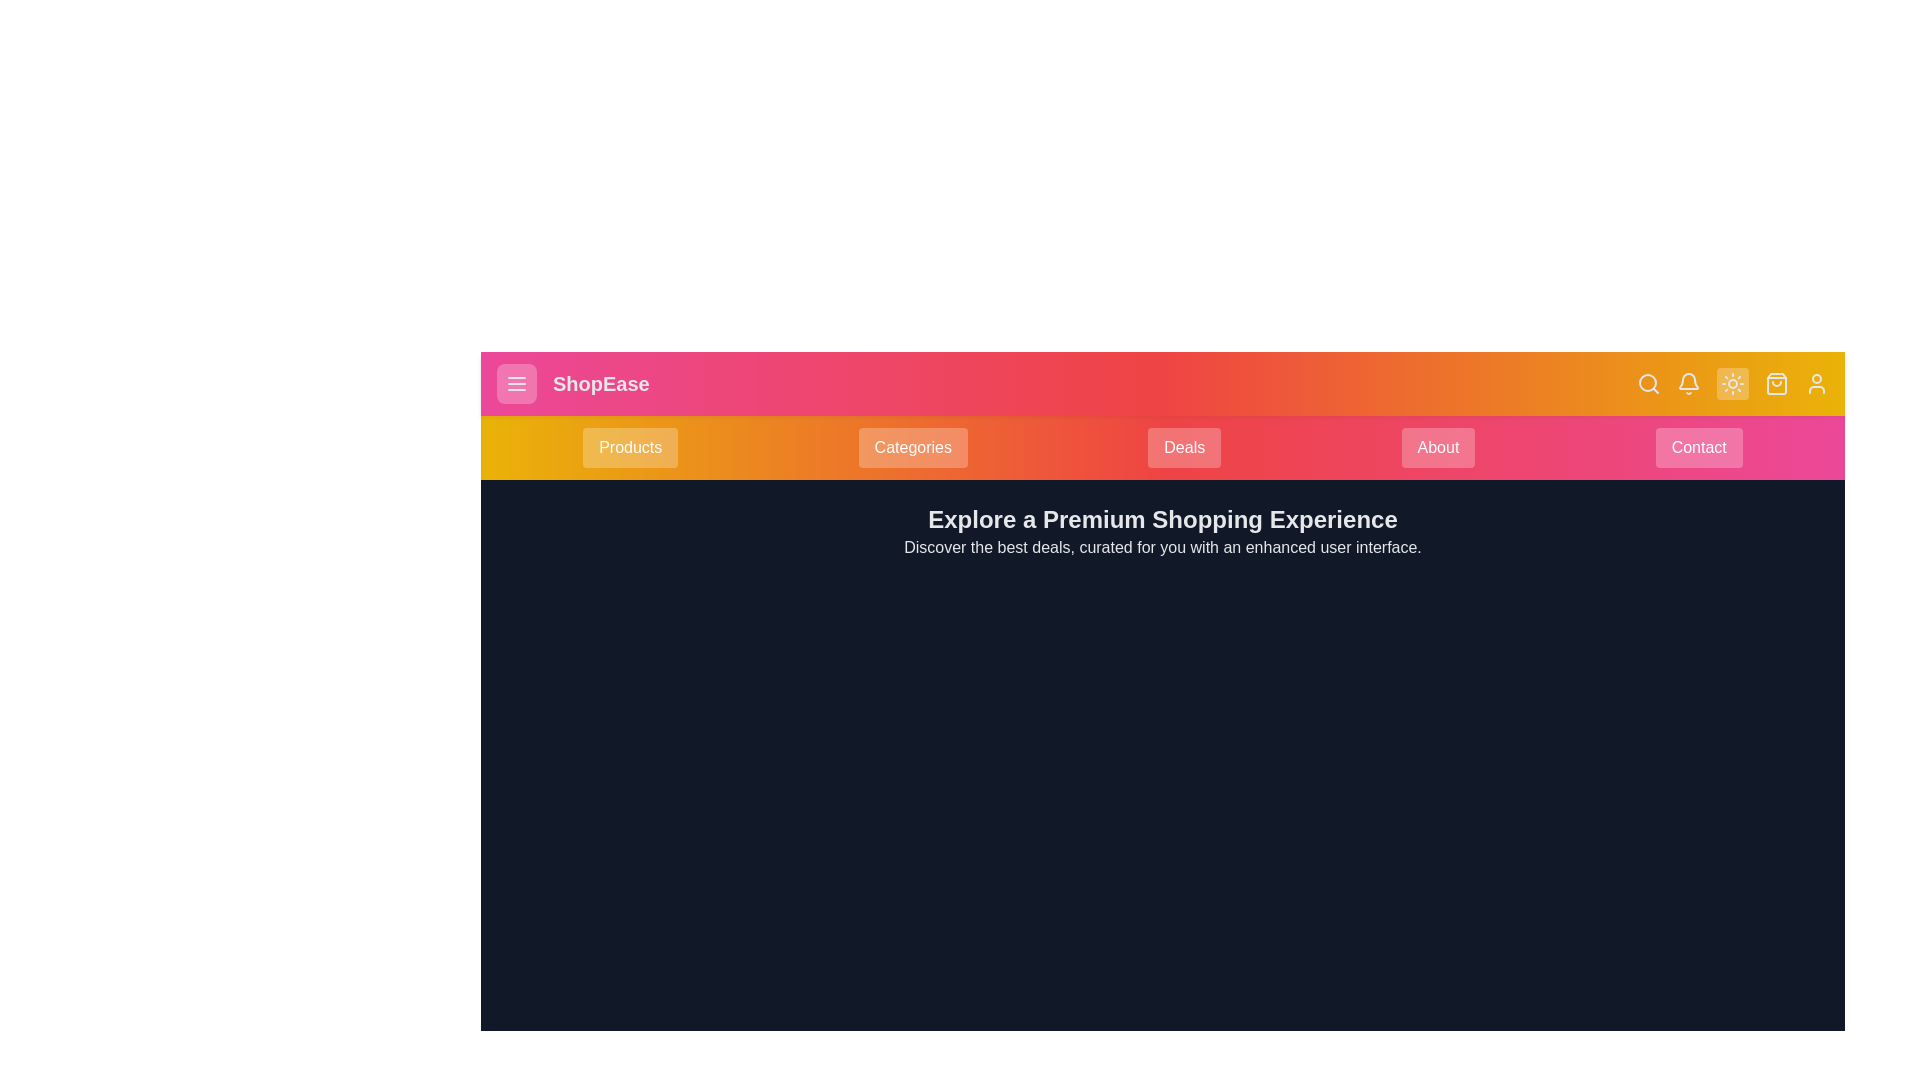 Image resolution: width=1920 pixels, height=1080 pixels. I want to click on the About button in the navigation bar to navigate to the respective section, so click(1437, 446).